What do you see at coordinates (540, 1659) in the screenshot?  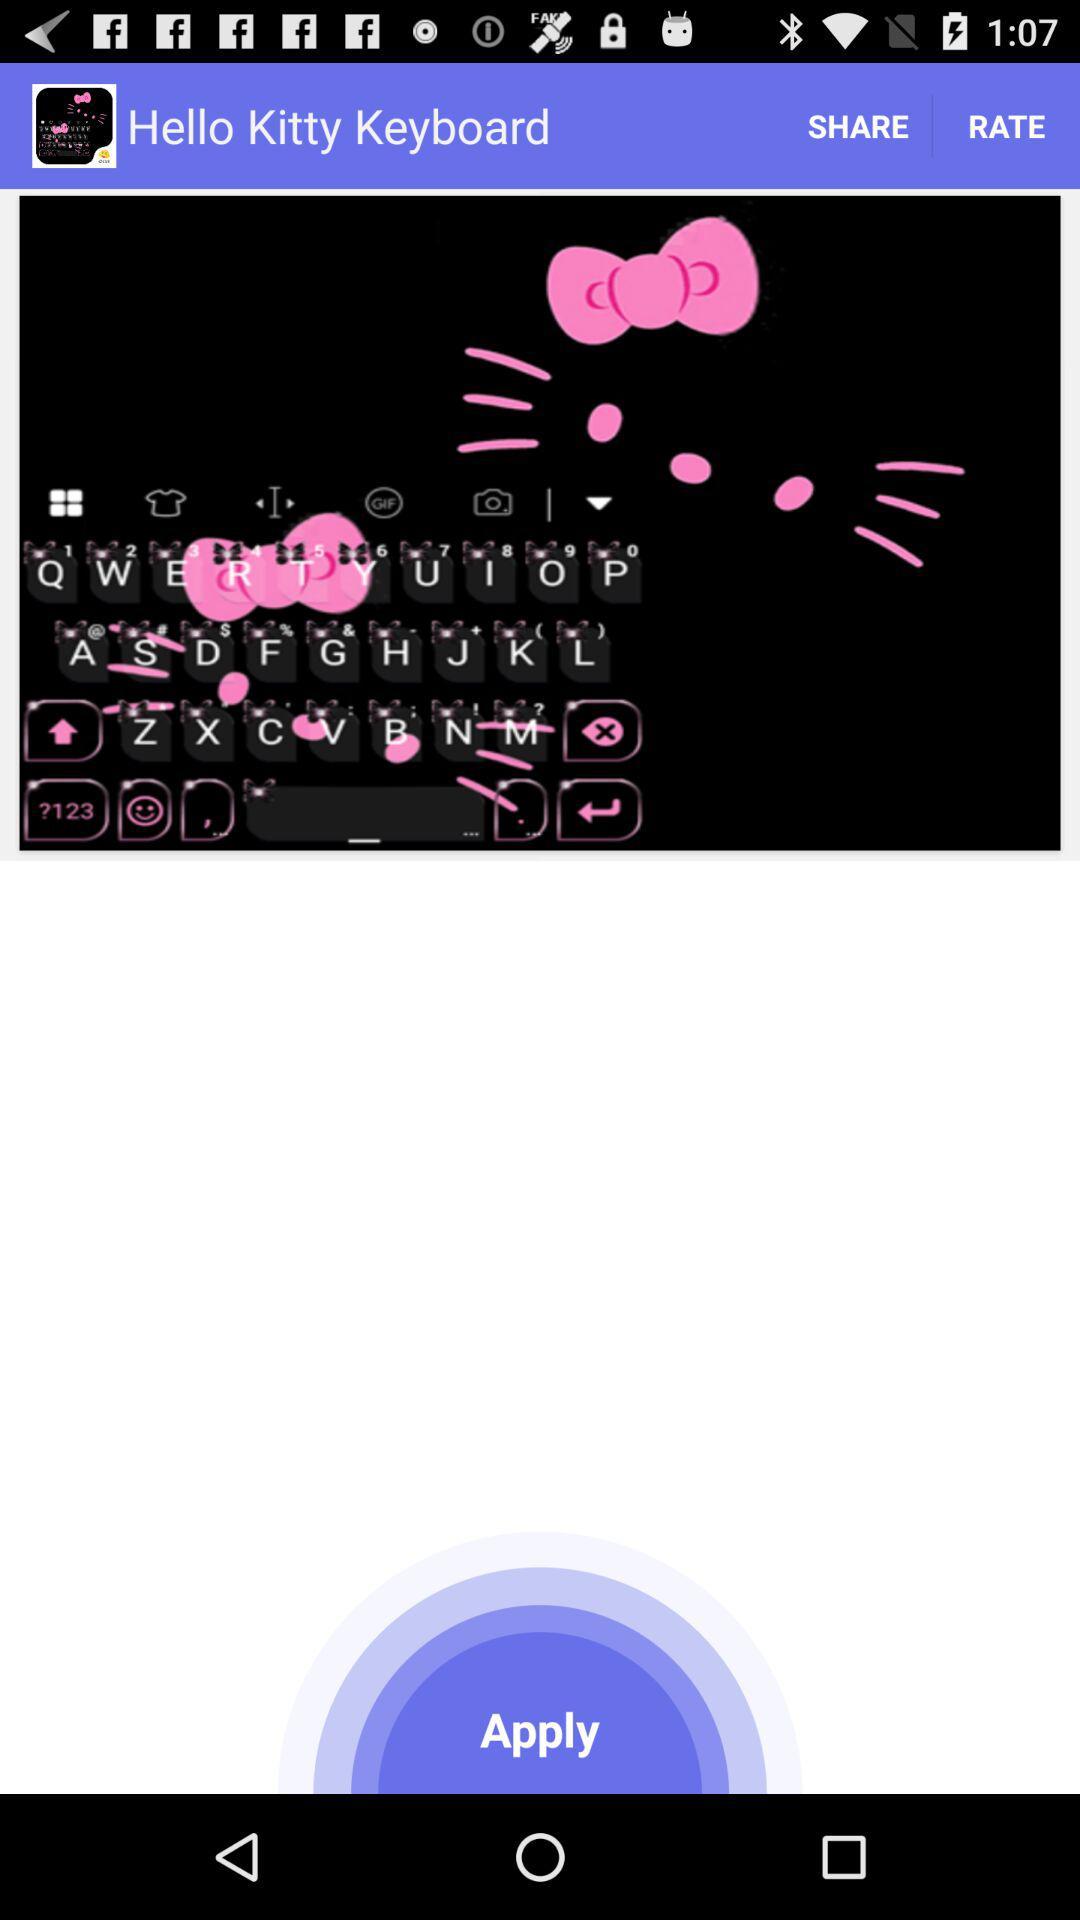 I see `icon at the bottom` at bounding box center [540, 1659].